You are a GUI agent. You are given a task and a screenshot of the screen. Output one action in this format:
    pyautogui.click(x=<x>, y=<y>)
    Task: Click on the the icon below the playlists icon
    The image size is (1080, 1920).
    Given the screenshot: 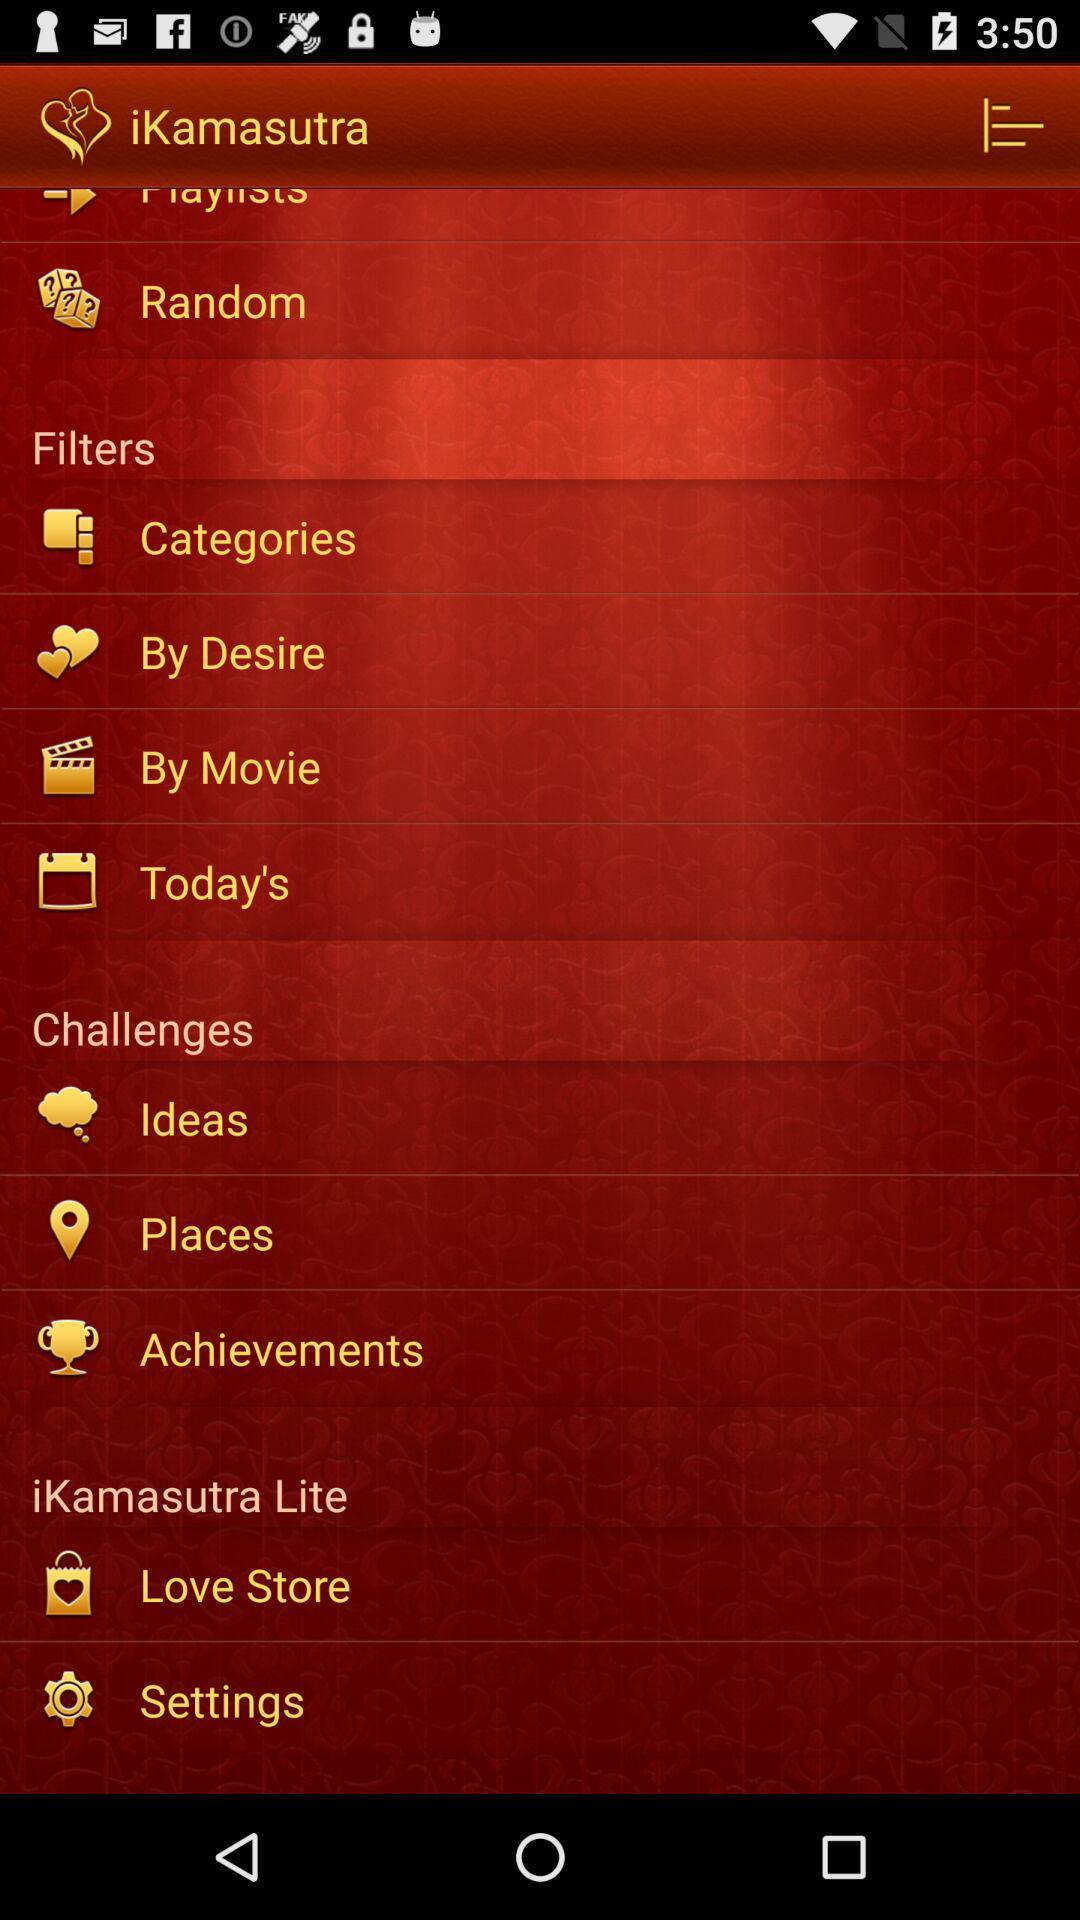 What is the action you would take?
    pyautogui.click(x=595, y=299)
    